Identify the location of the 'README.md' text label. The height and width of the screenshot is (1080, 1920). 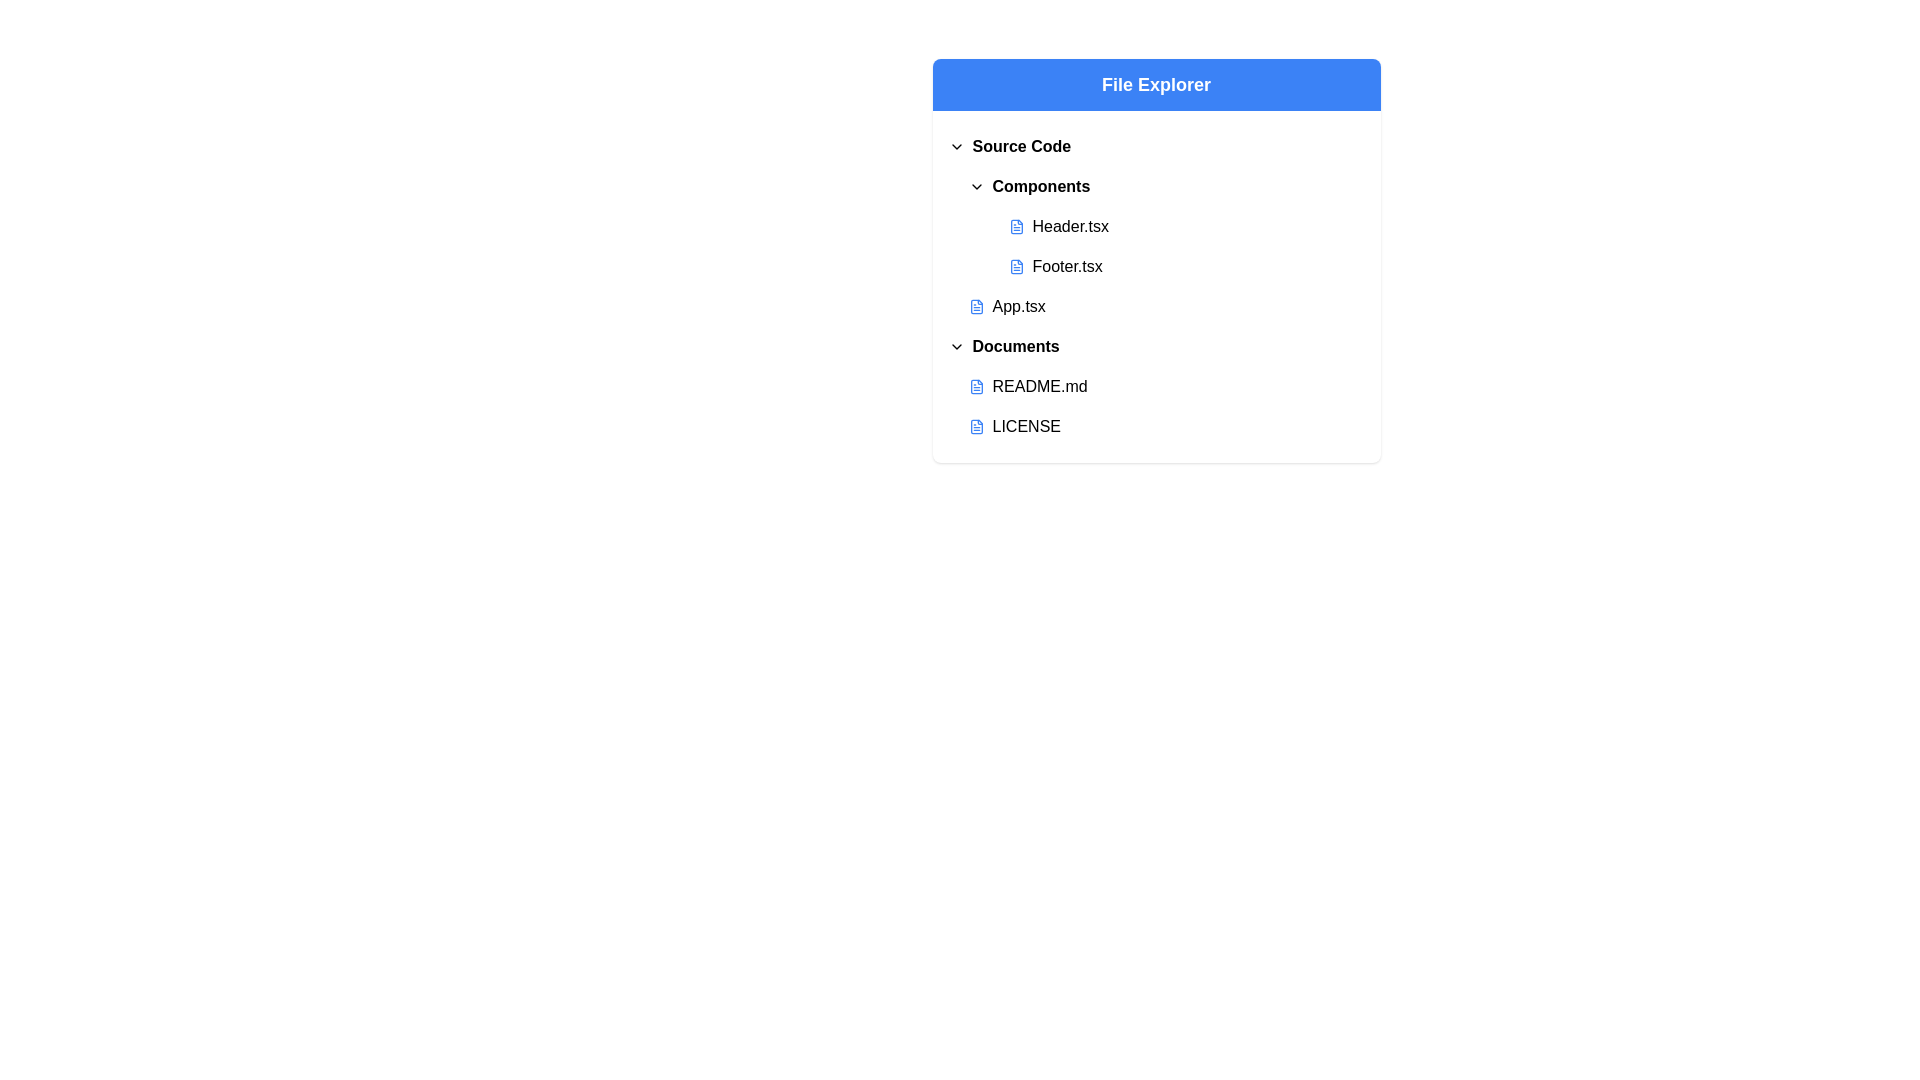
(1040, 386).